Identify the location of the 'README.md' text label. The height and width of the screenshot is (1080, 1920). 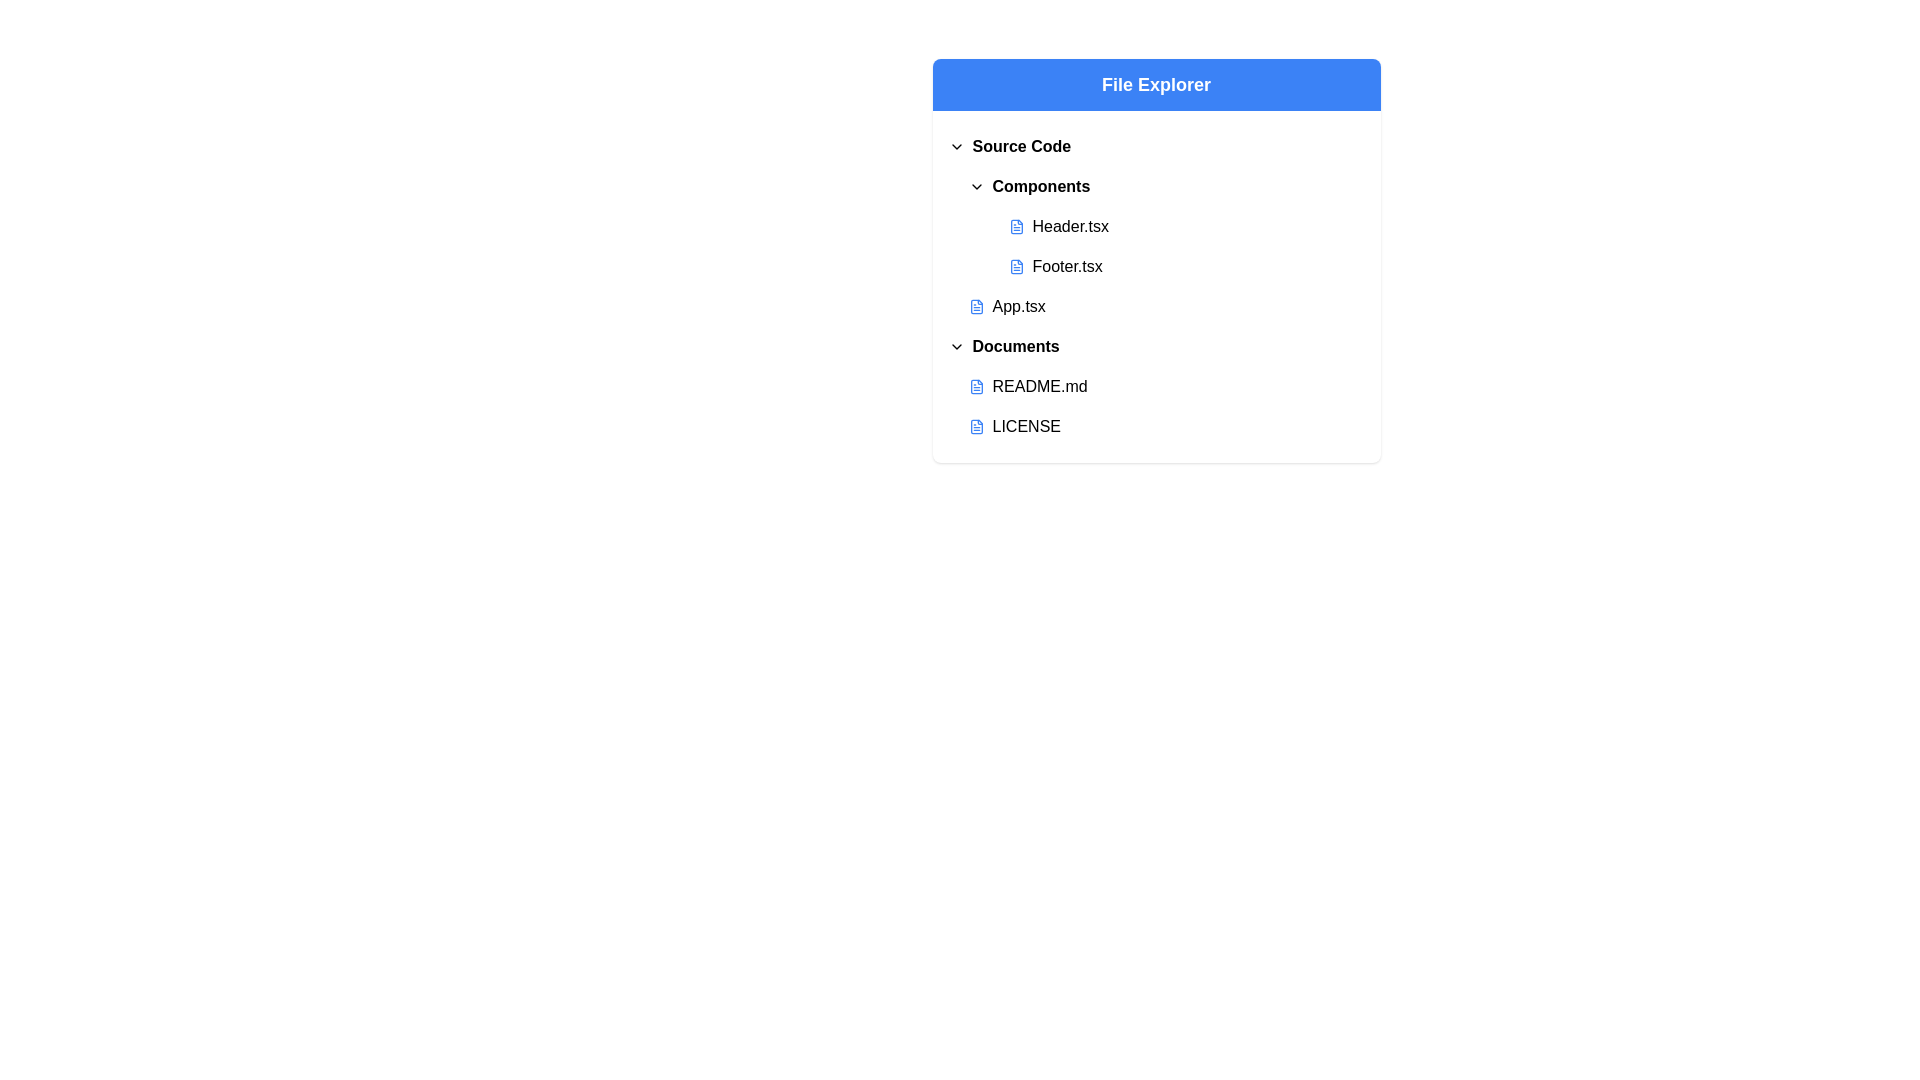
(1040, 386).